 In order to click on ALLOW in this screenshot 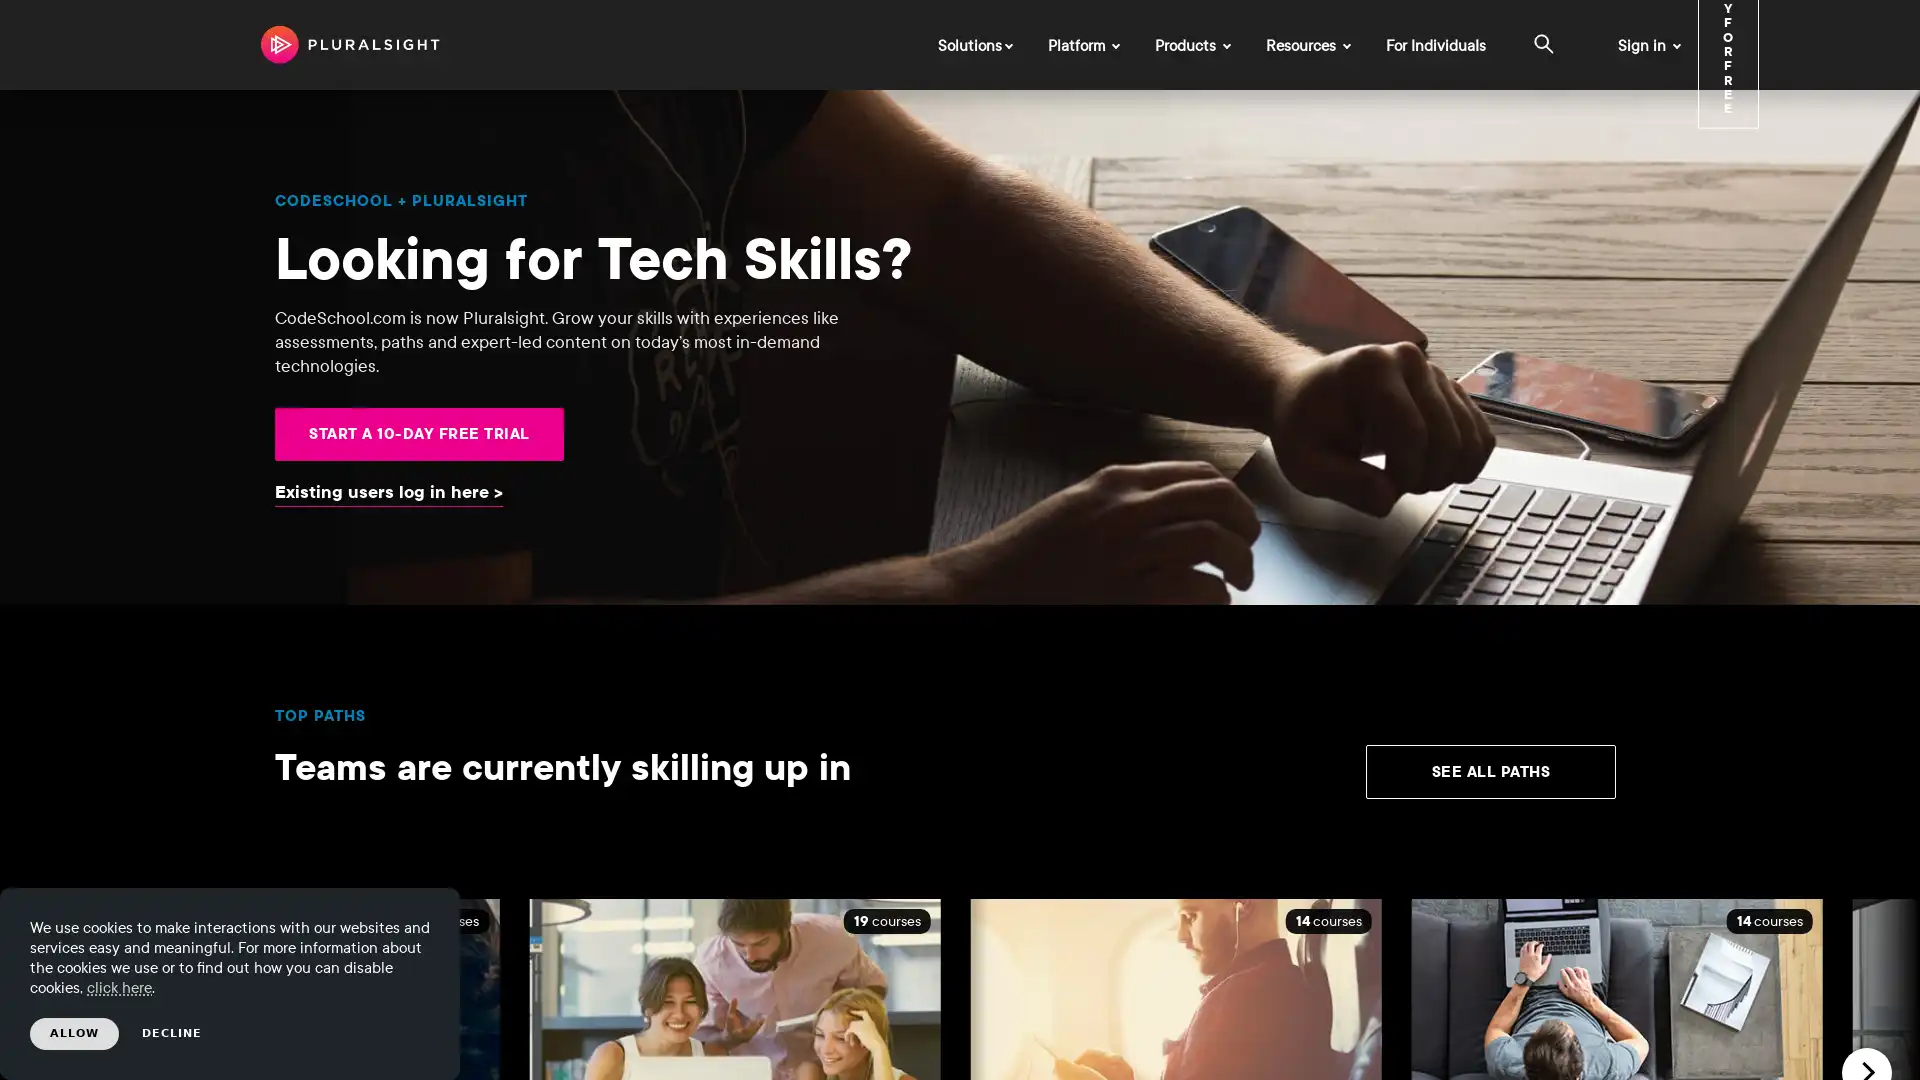, I will do `click(74, 1033)`.